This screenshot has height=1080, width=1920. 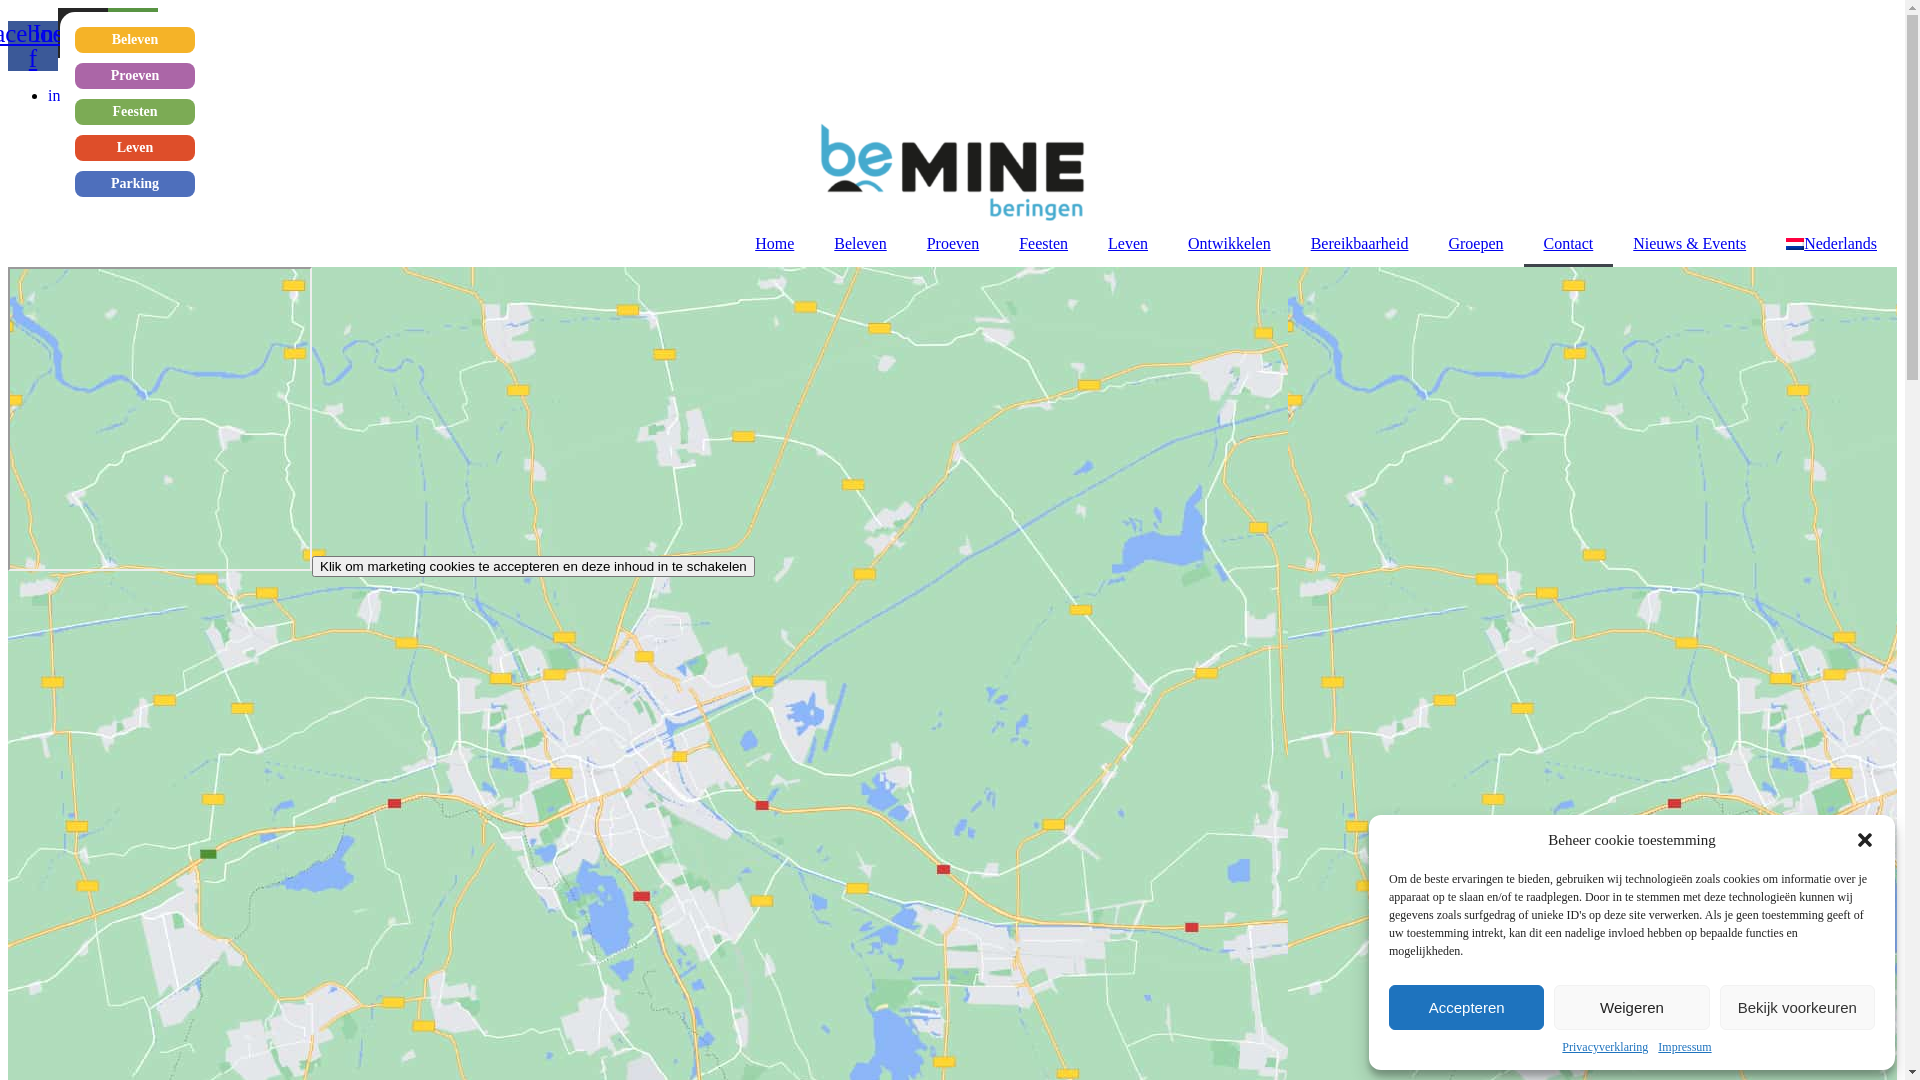 What do you see at coordinates (133, 75) in the screenshot?
I see `'Proeven'` at bounding box center [133, 75].